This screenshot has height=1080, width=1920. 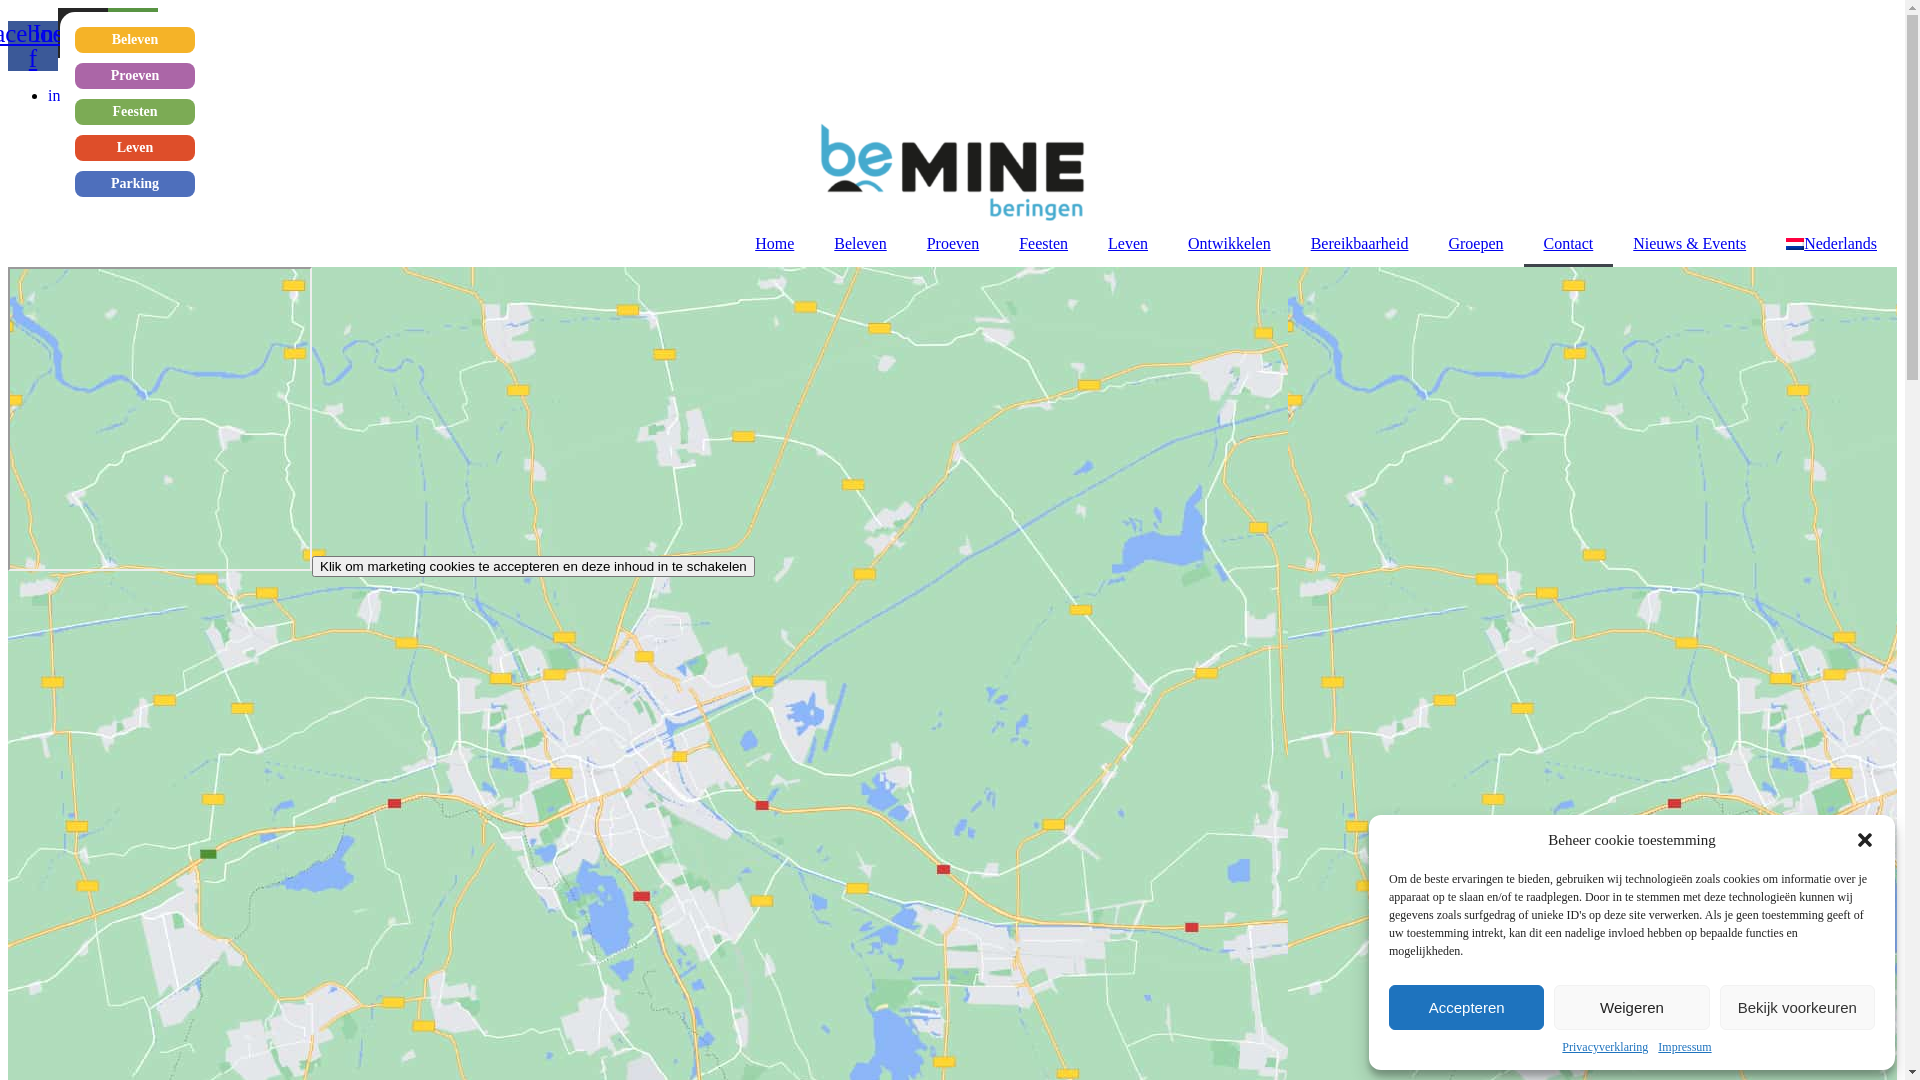 What do you see at coordinates (133, 75) in the screenshot?
I see `'Proeven'` at bounding box center [133, 75].